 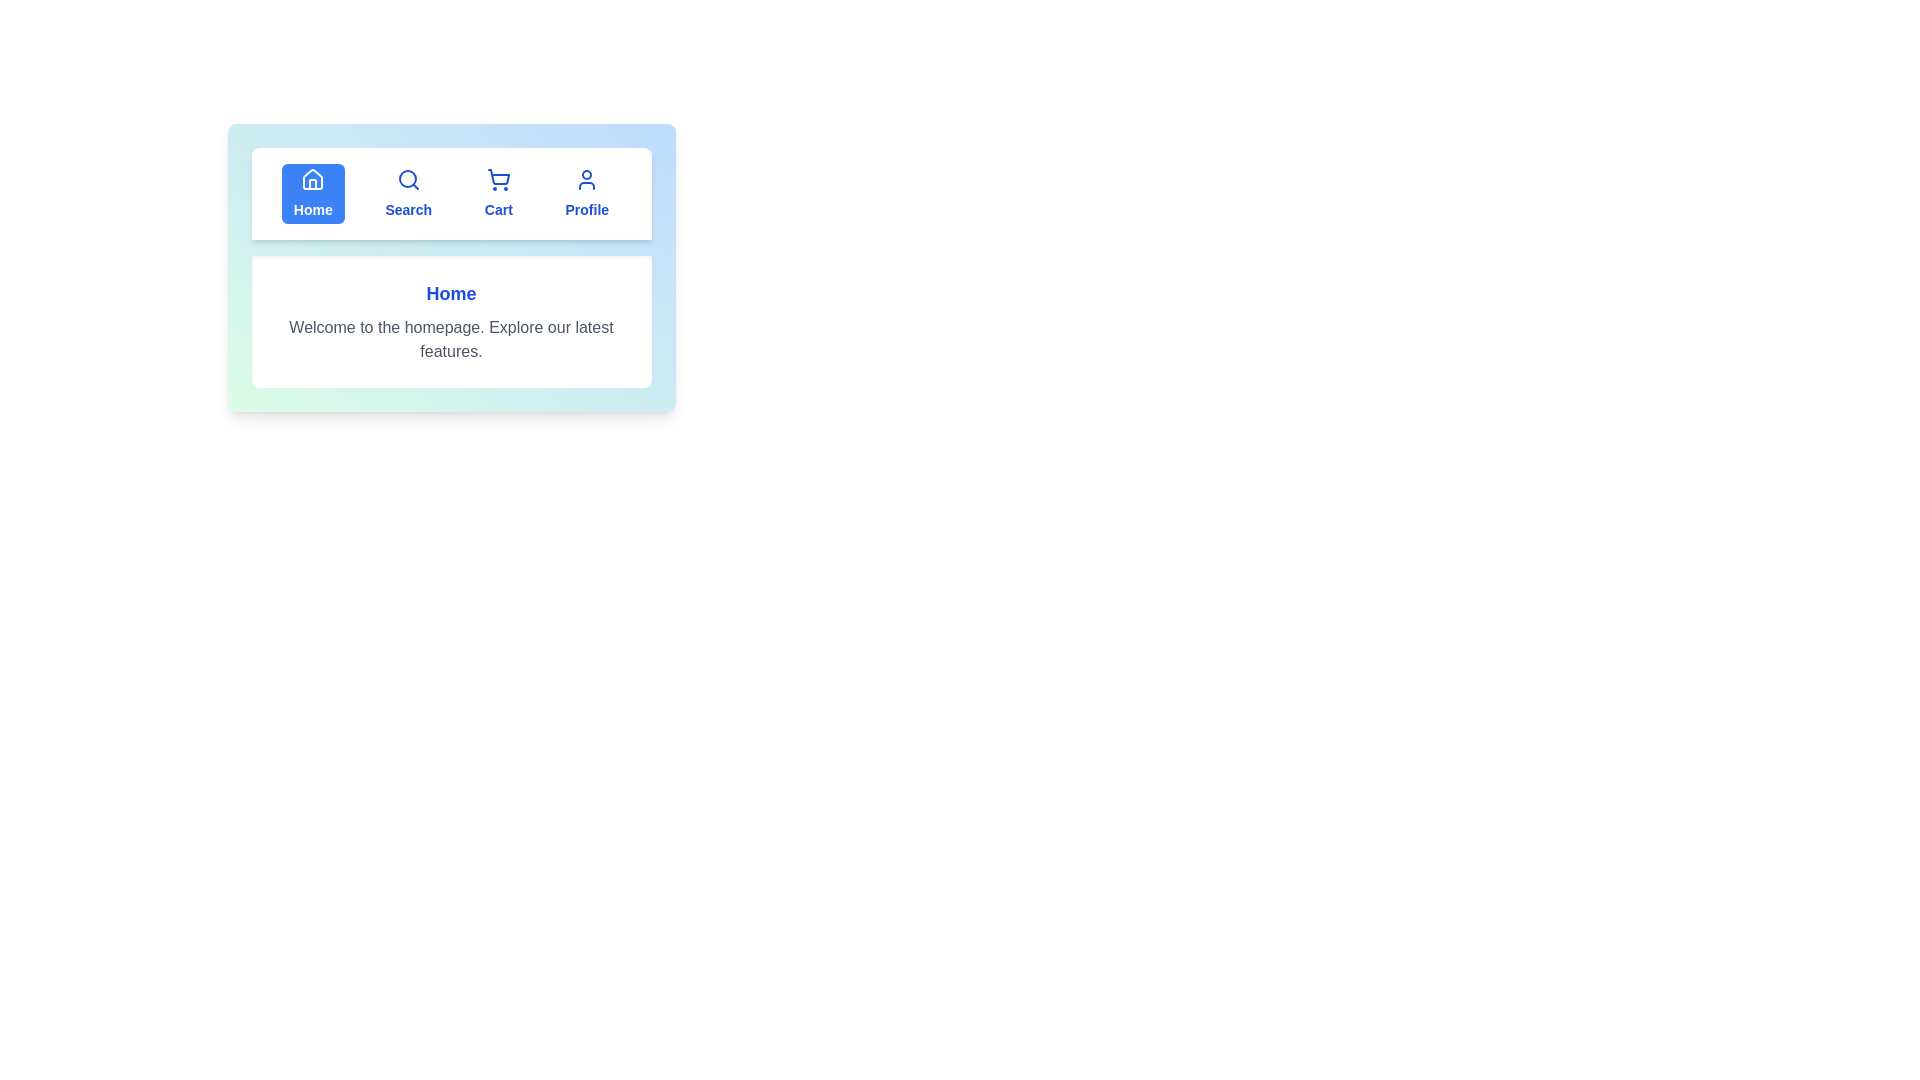 What do you see at coordinates (498, 193) in the screenshot?
I see `the tab labeled Cart to display its content` at bounding box center [498, 193].